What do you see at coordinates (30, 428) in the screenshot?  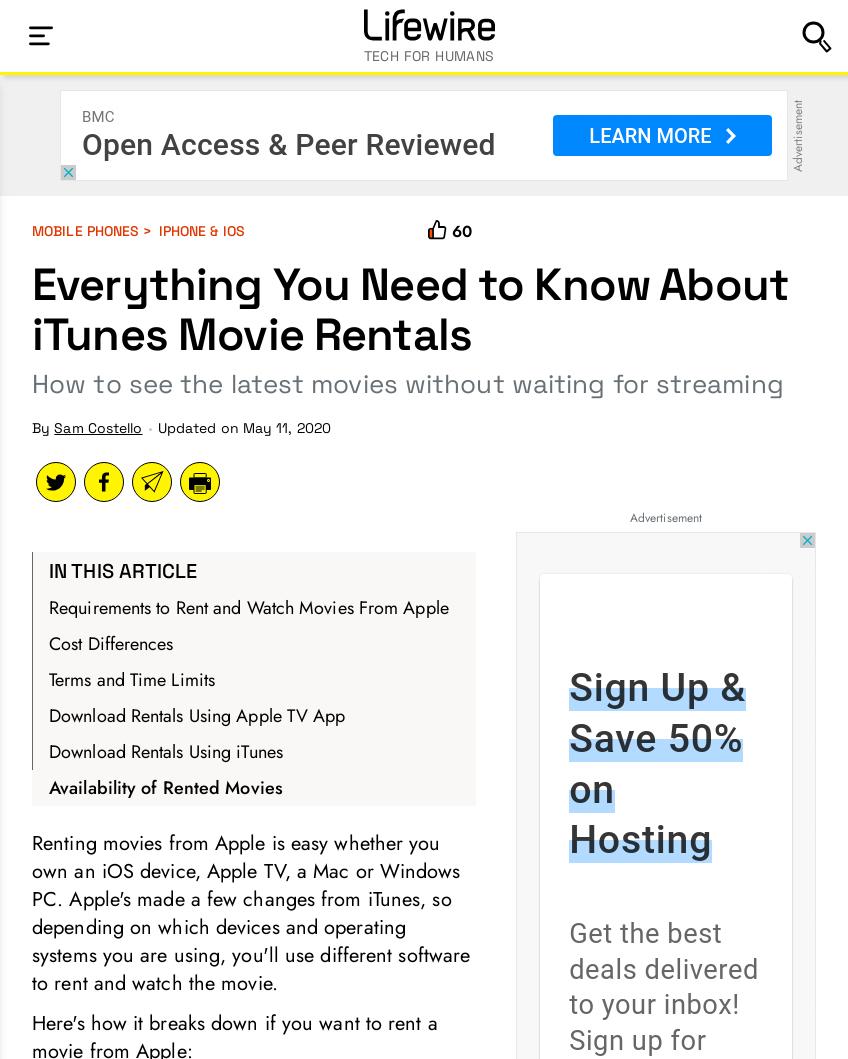 I see `'By'` at bounding box center [30, 428].